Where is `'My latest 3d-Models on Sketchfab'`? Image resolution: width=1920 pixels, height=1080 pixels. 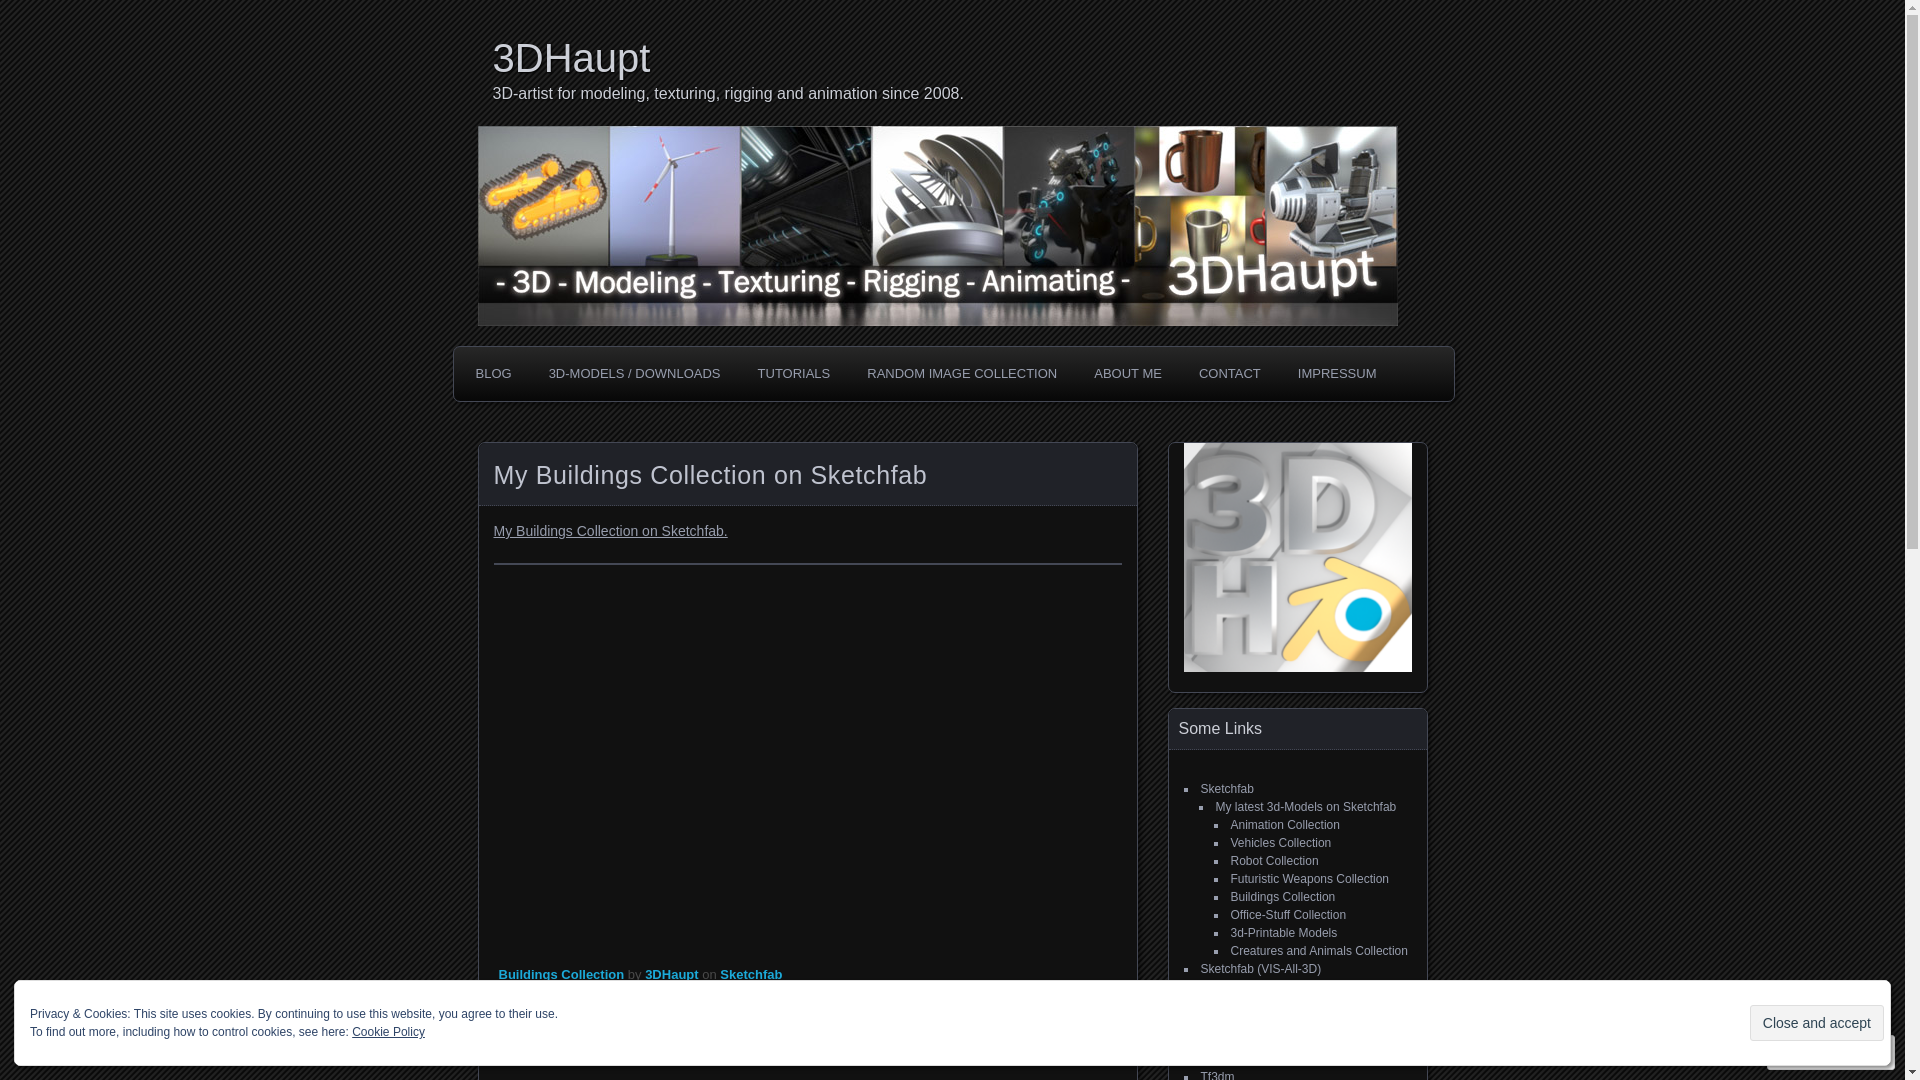 'My latest 3d-Models on Sketchfab' is located at coordinates (1306, 805).